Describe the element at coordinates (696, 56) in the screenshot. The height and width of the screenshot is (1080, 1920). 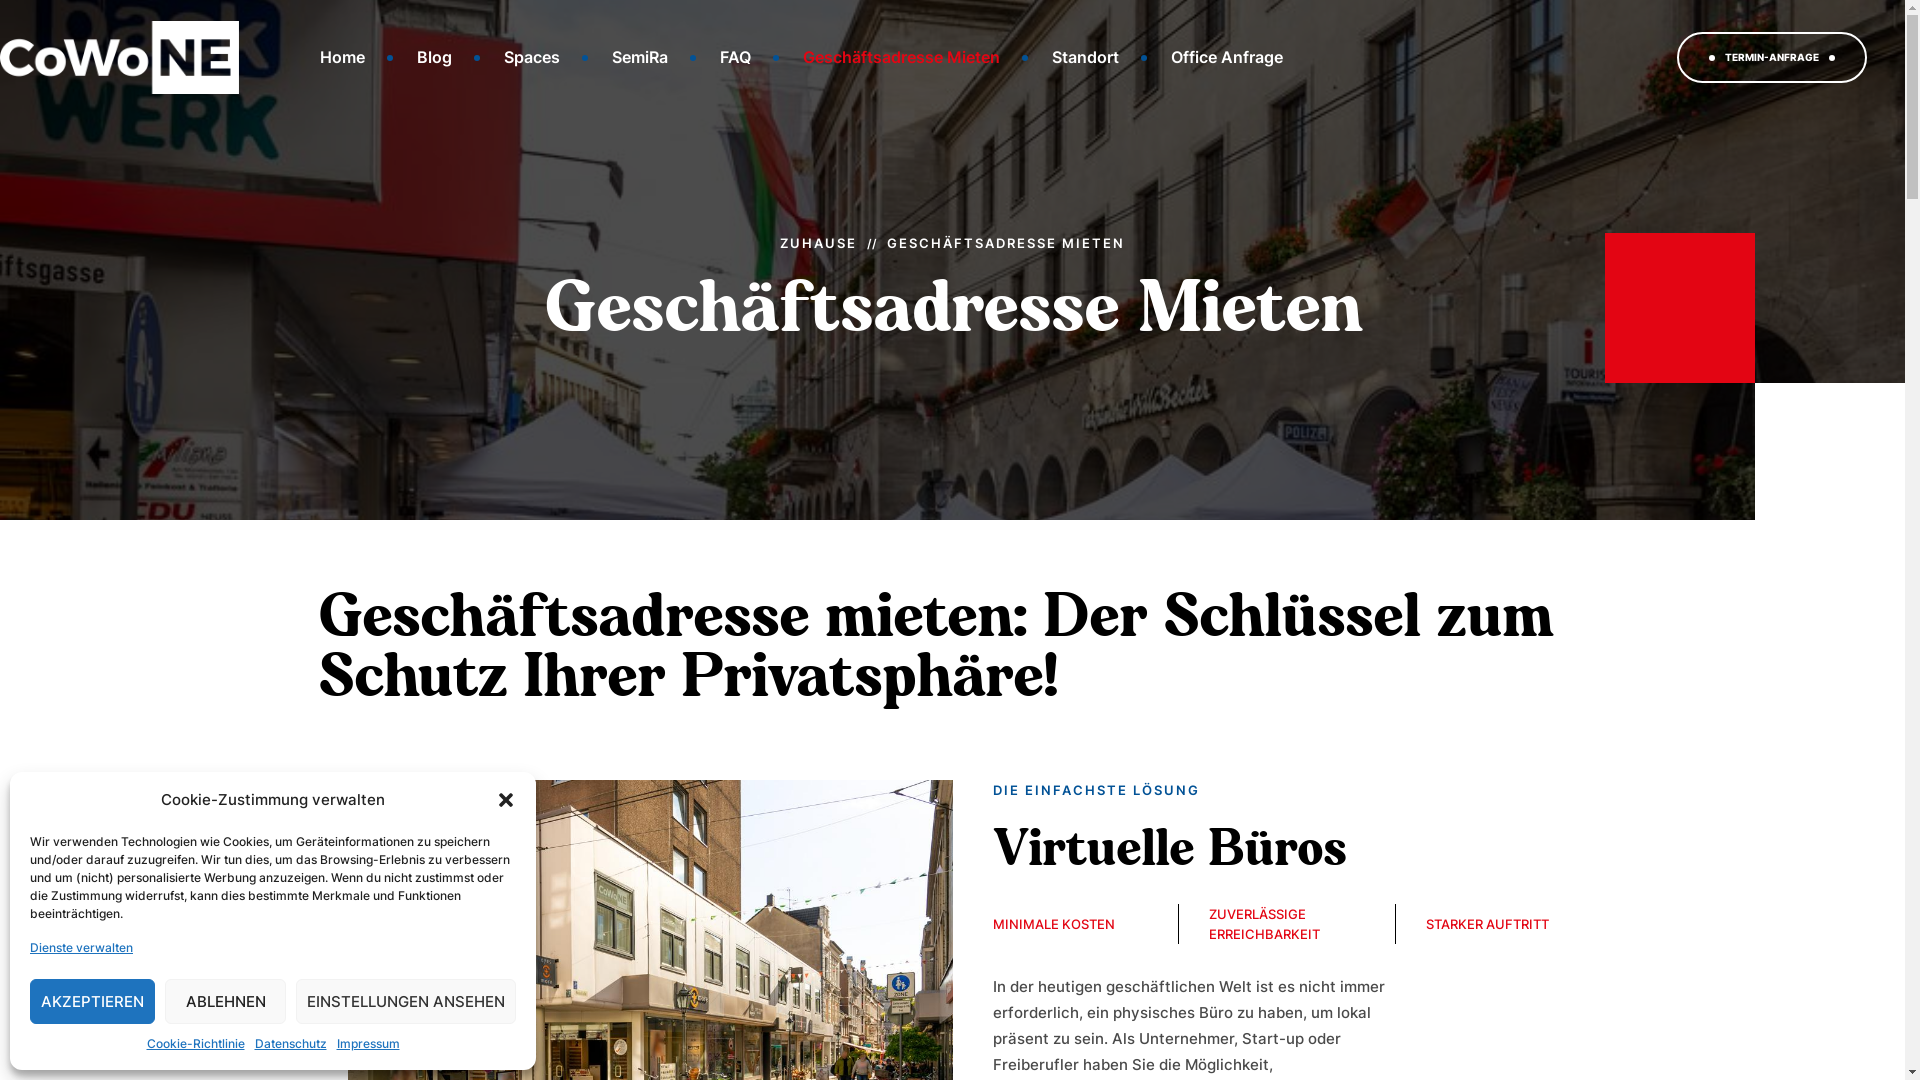
I see `'FAQ'` at that location.